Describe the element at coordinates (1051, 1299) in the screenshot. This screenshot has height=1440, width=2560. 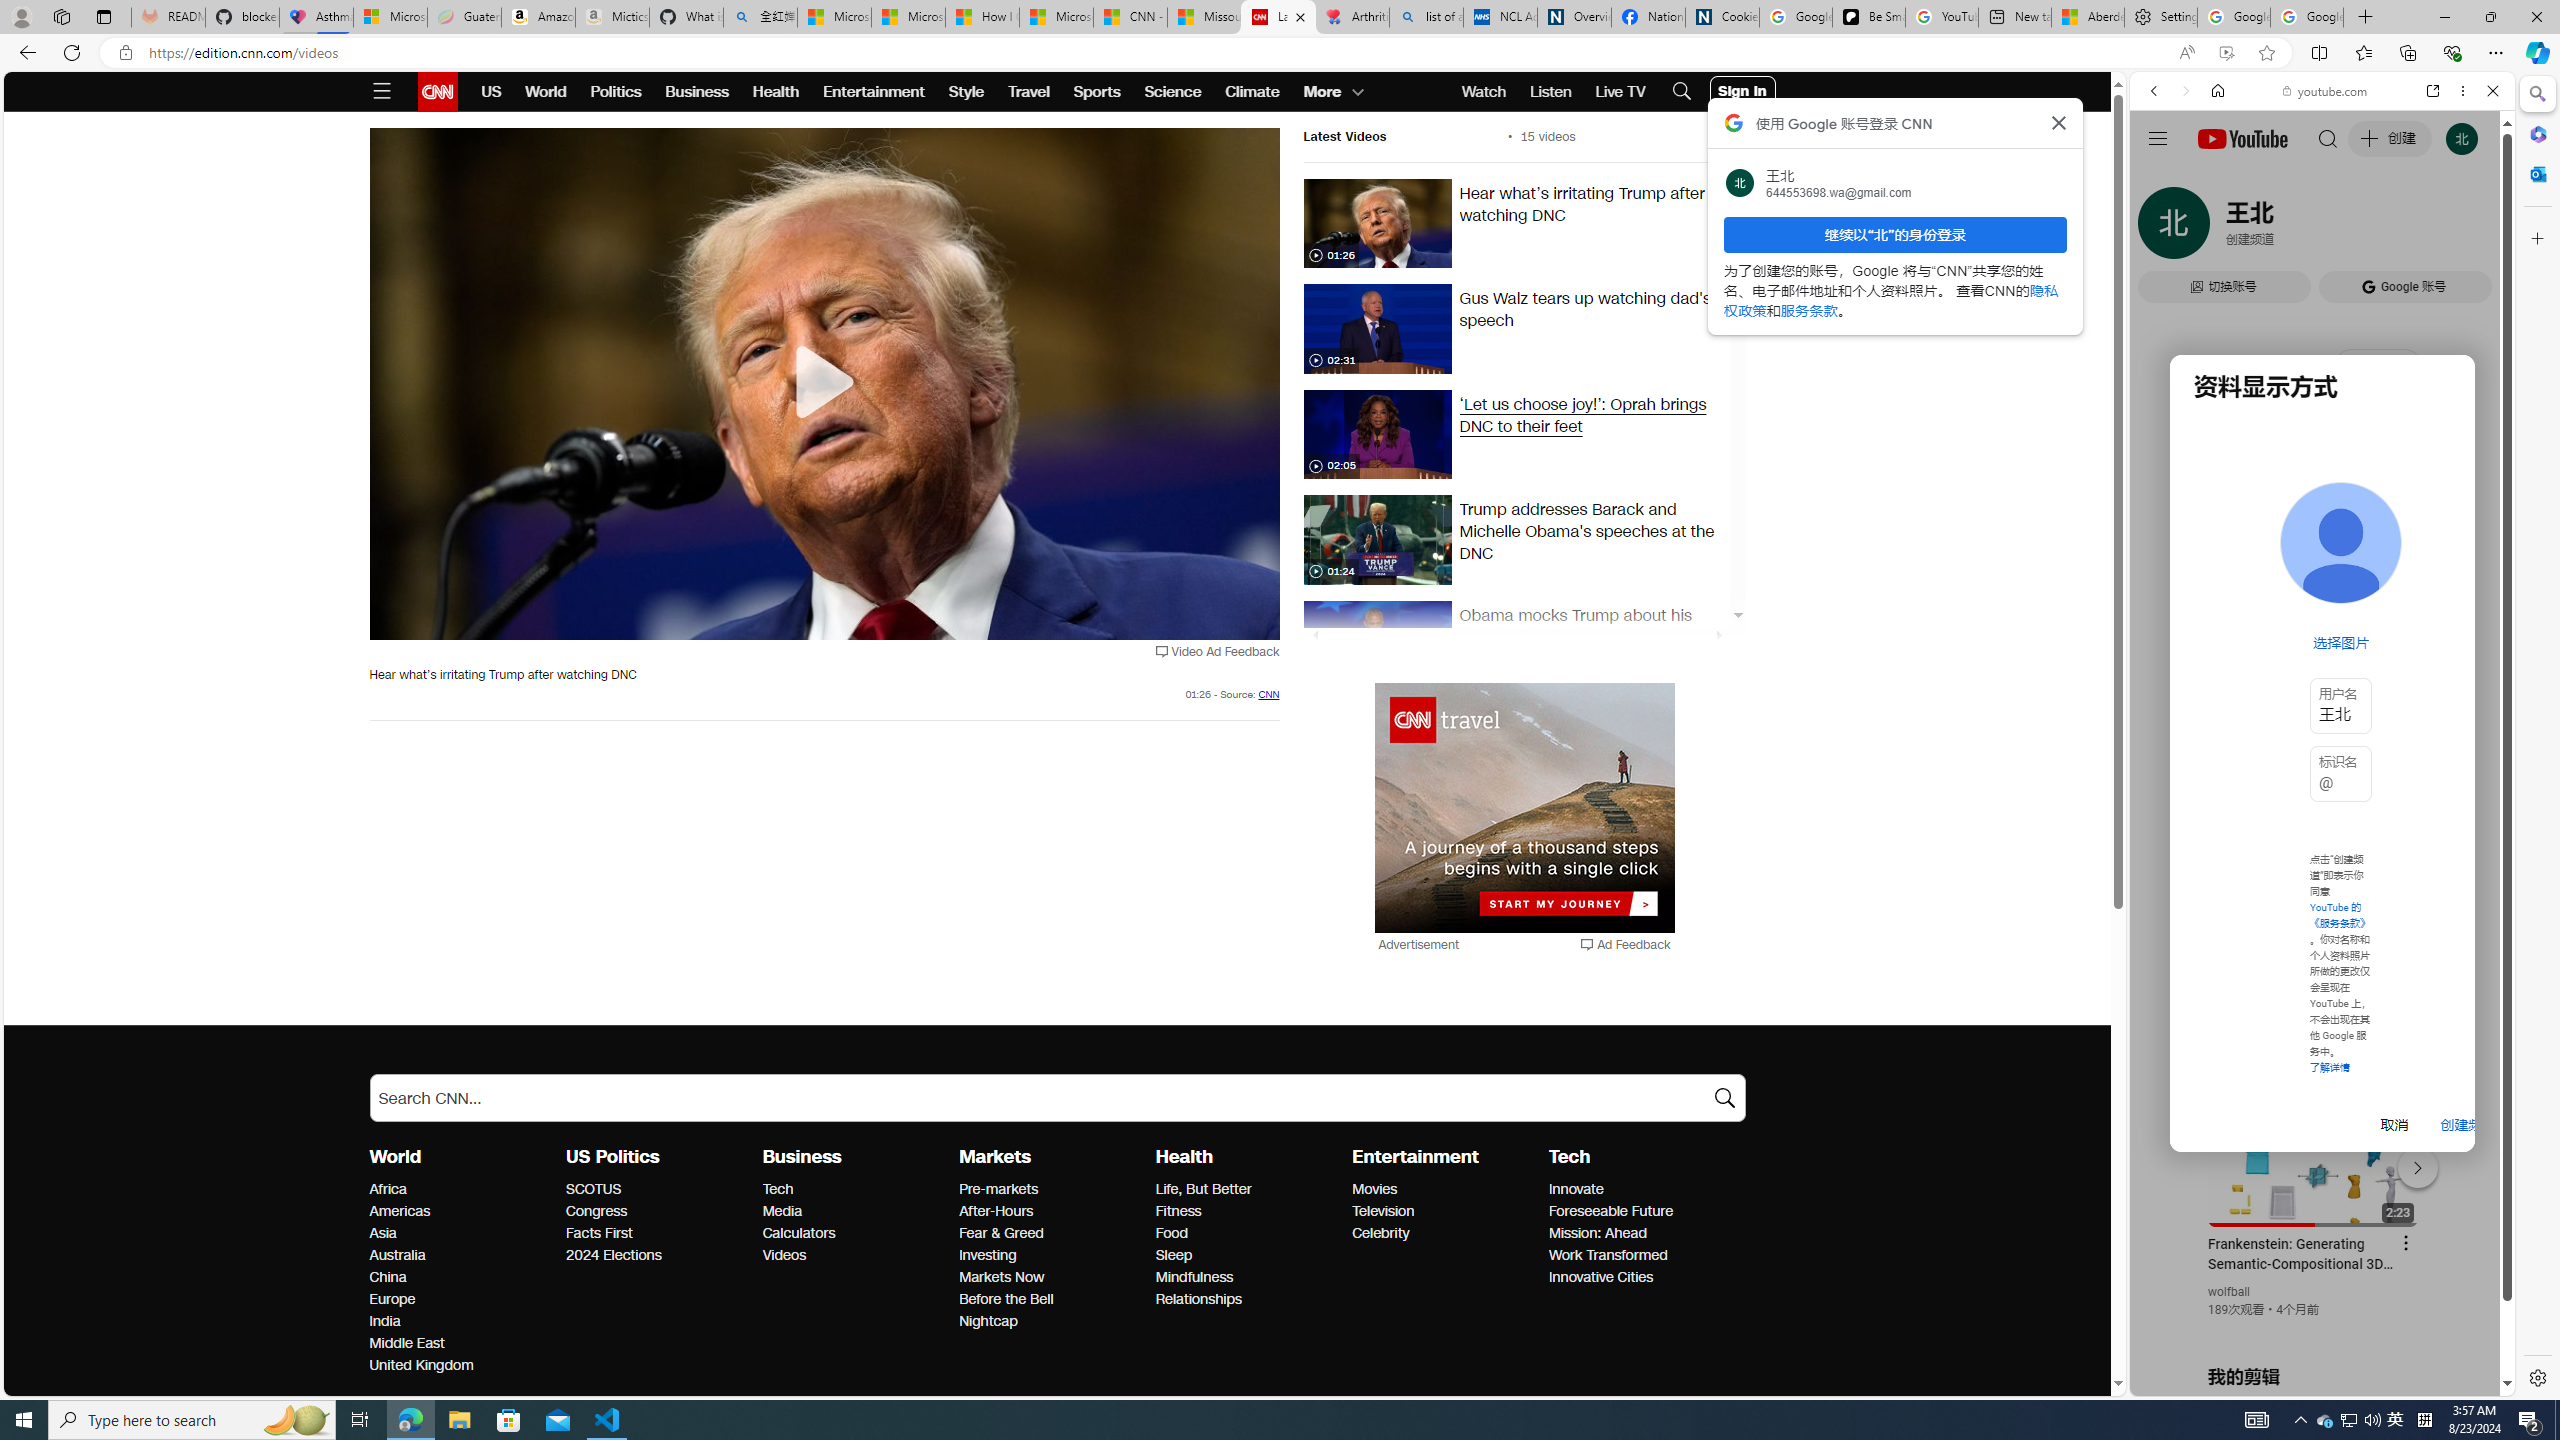
I see `'Before the Bell'` at that location.